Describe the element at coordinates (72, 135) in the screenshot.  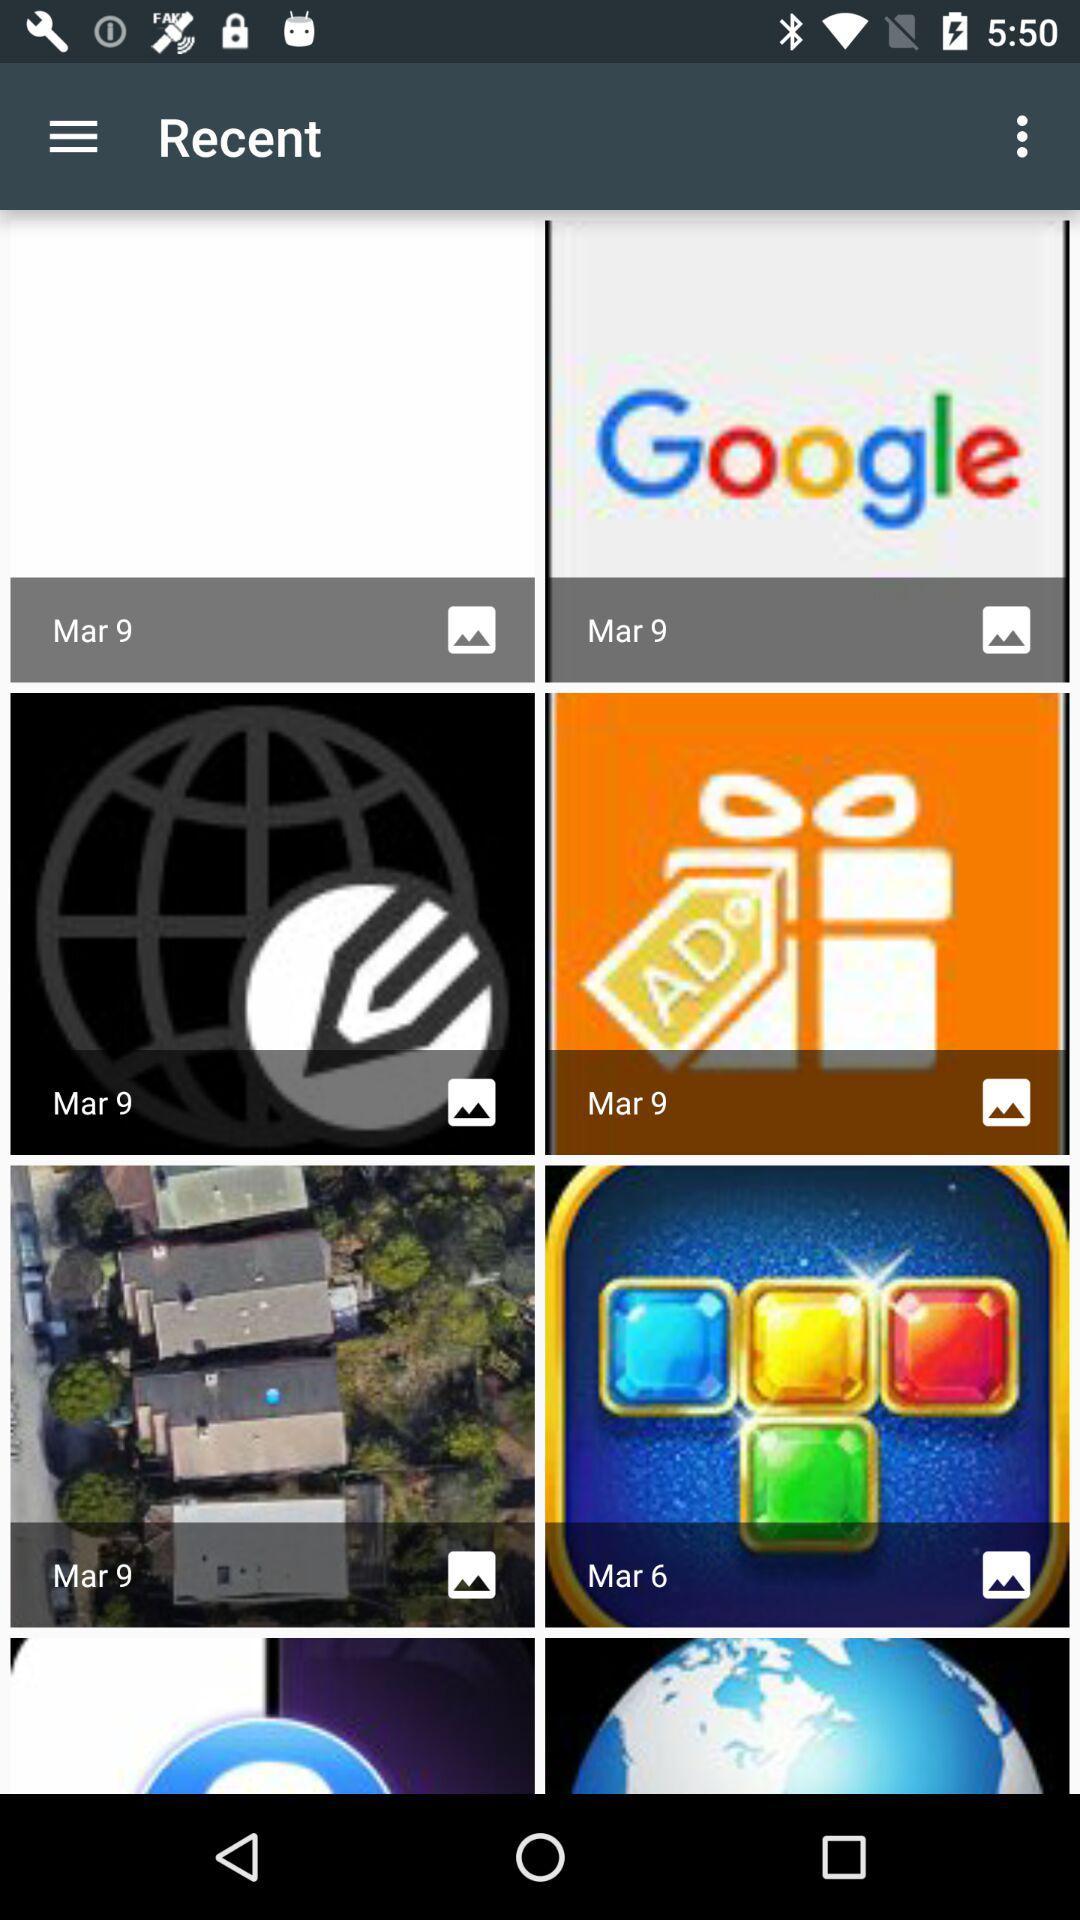
I see `the app next to the recent app` at that location.